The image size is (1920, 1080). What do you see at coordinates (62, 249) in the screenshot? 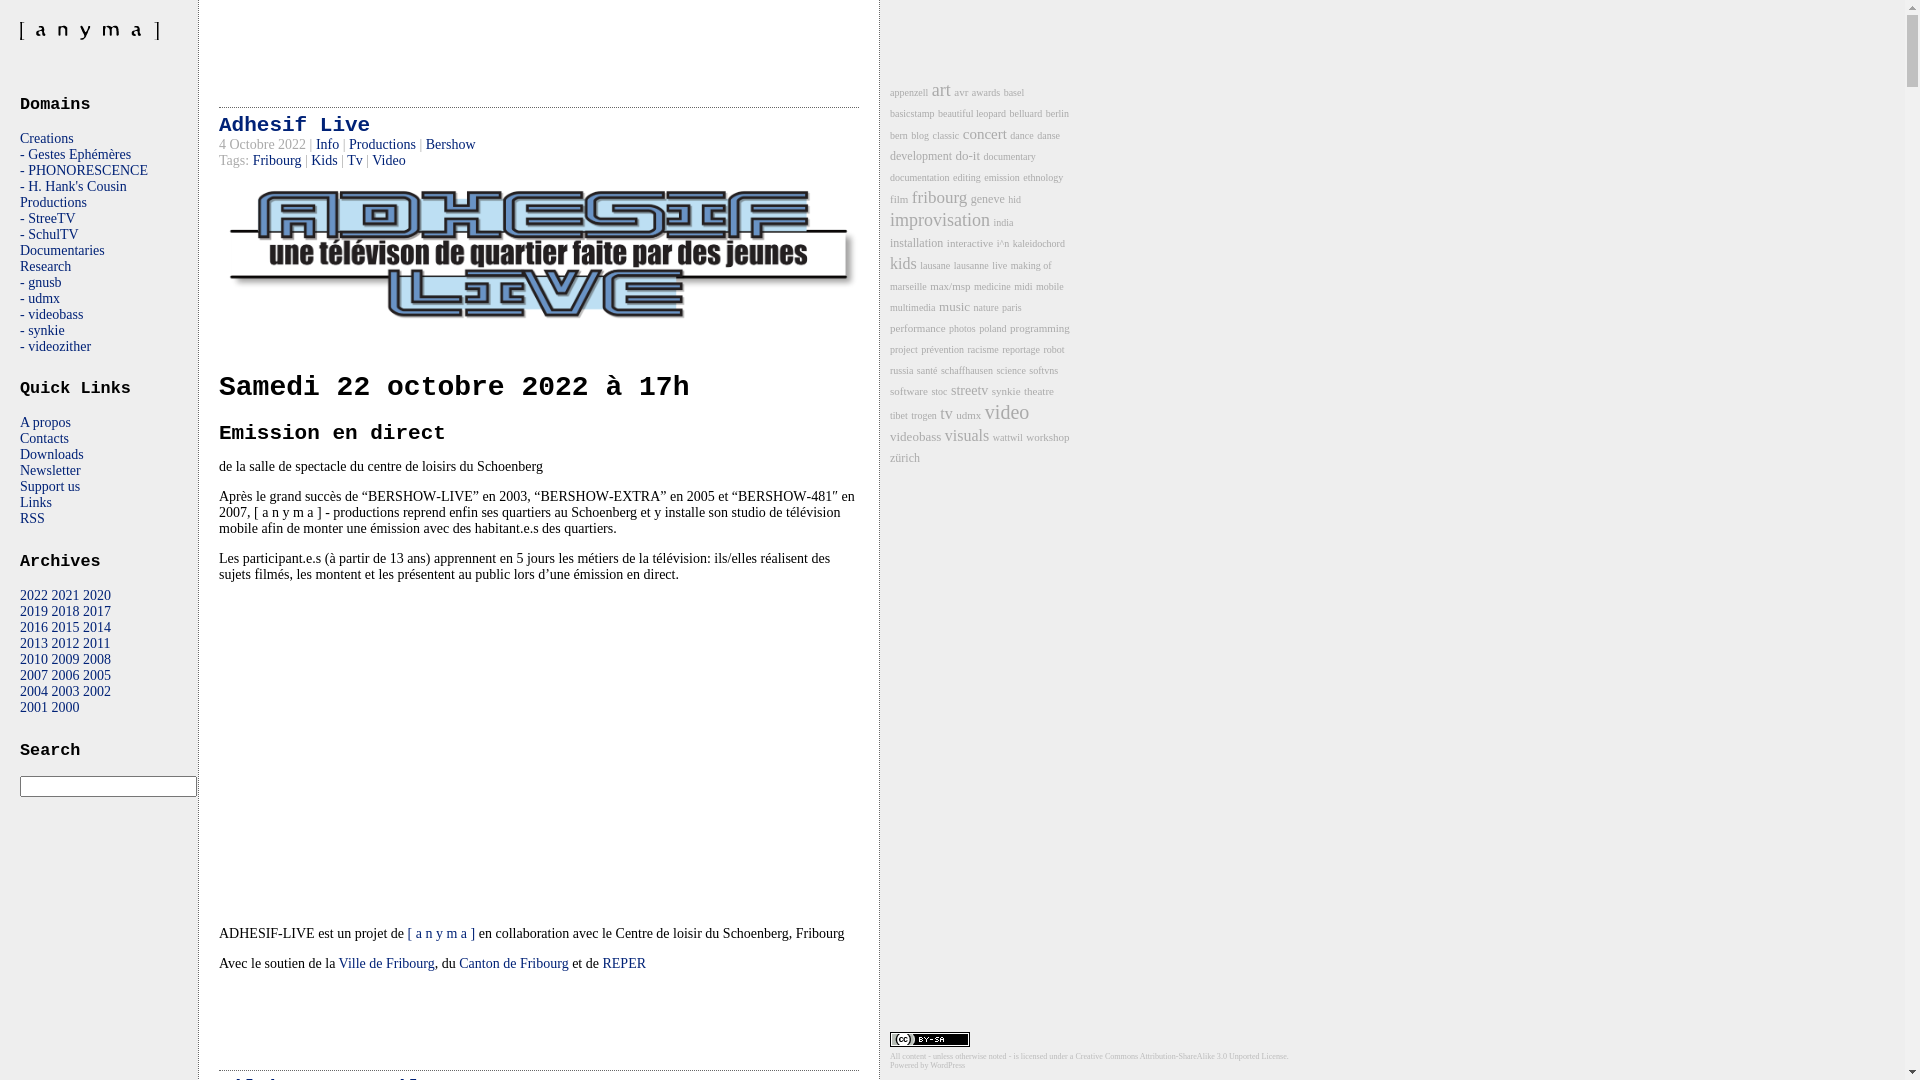
I see `'Documentaries'` at bounding box center [62, 249].